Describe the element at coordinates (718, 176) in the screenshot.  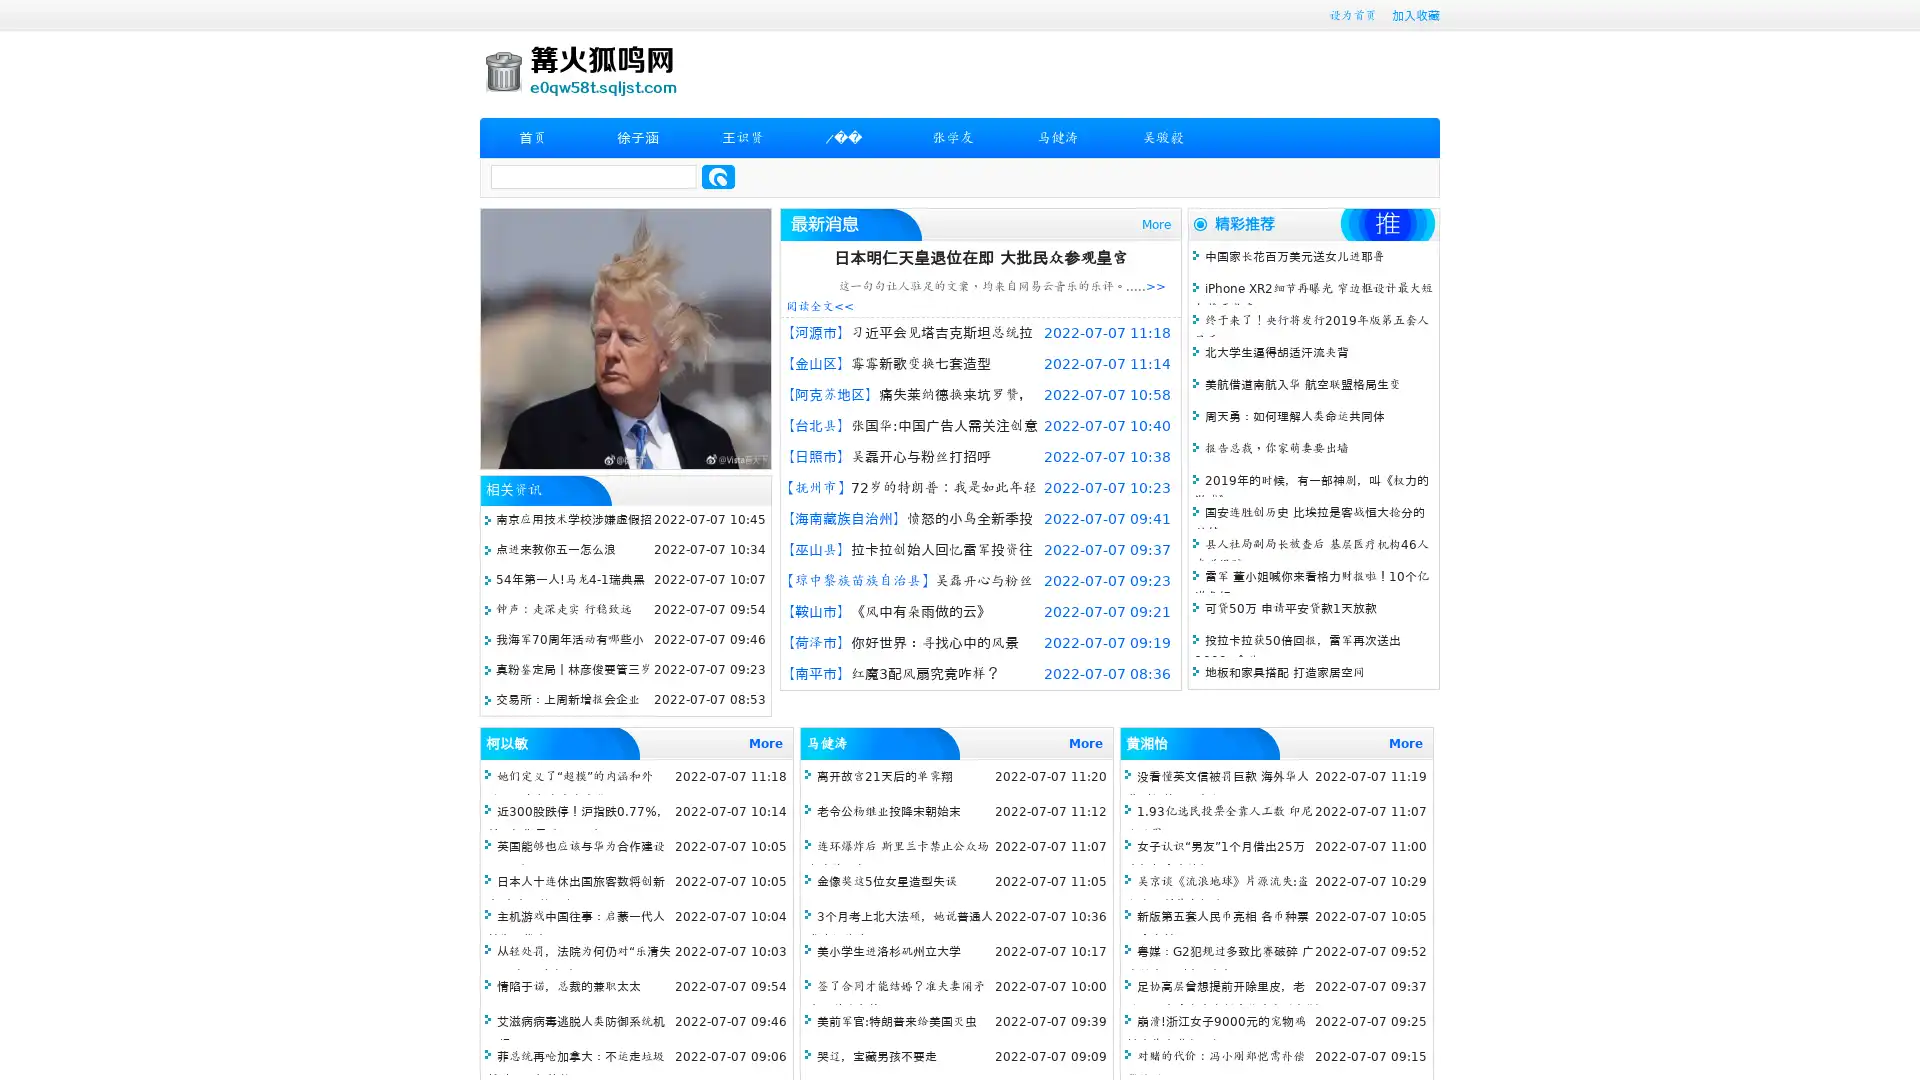
I see `Search` at that location.